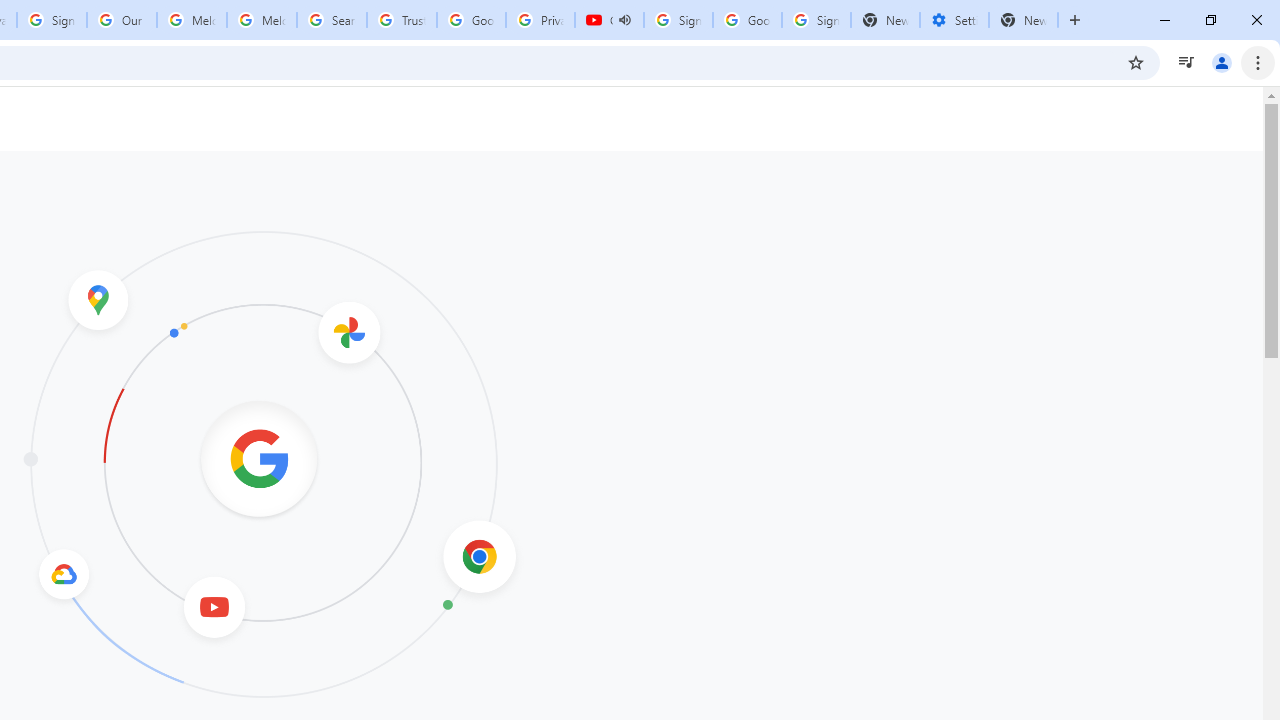  I want to click on 'Google Ads - Sign in', so click(470, 20).